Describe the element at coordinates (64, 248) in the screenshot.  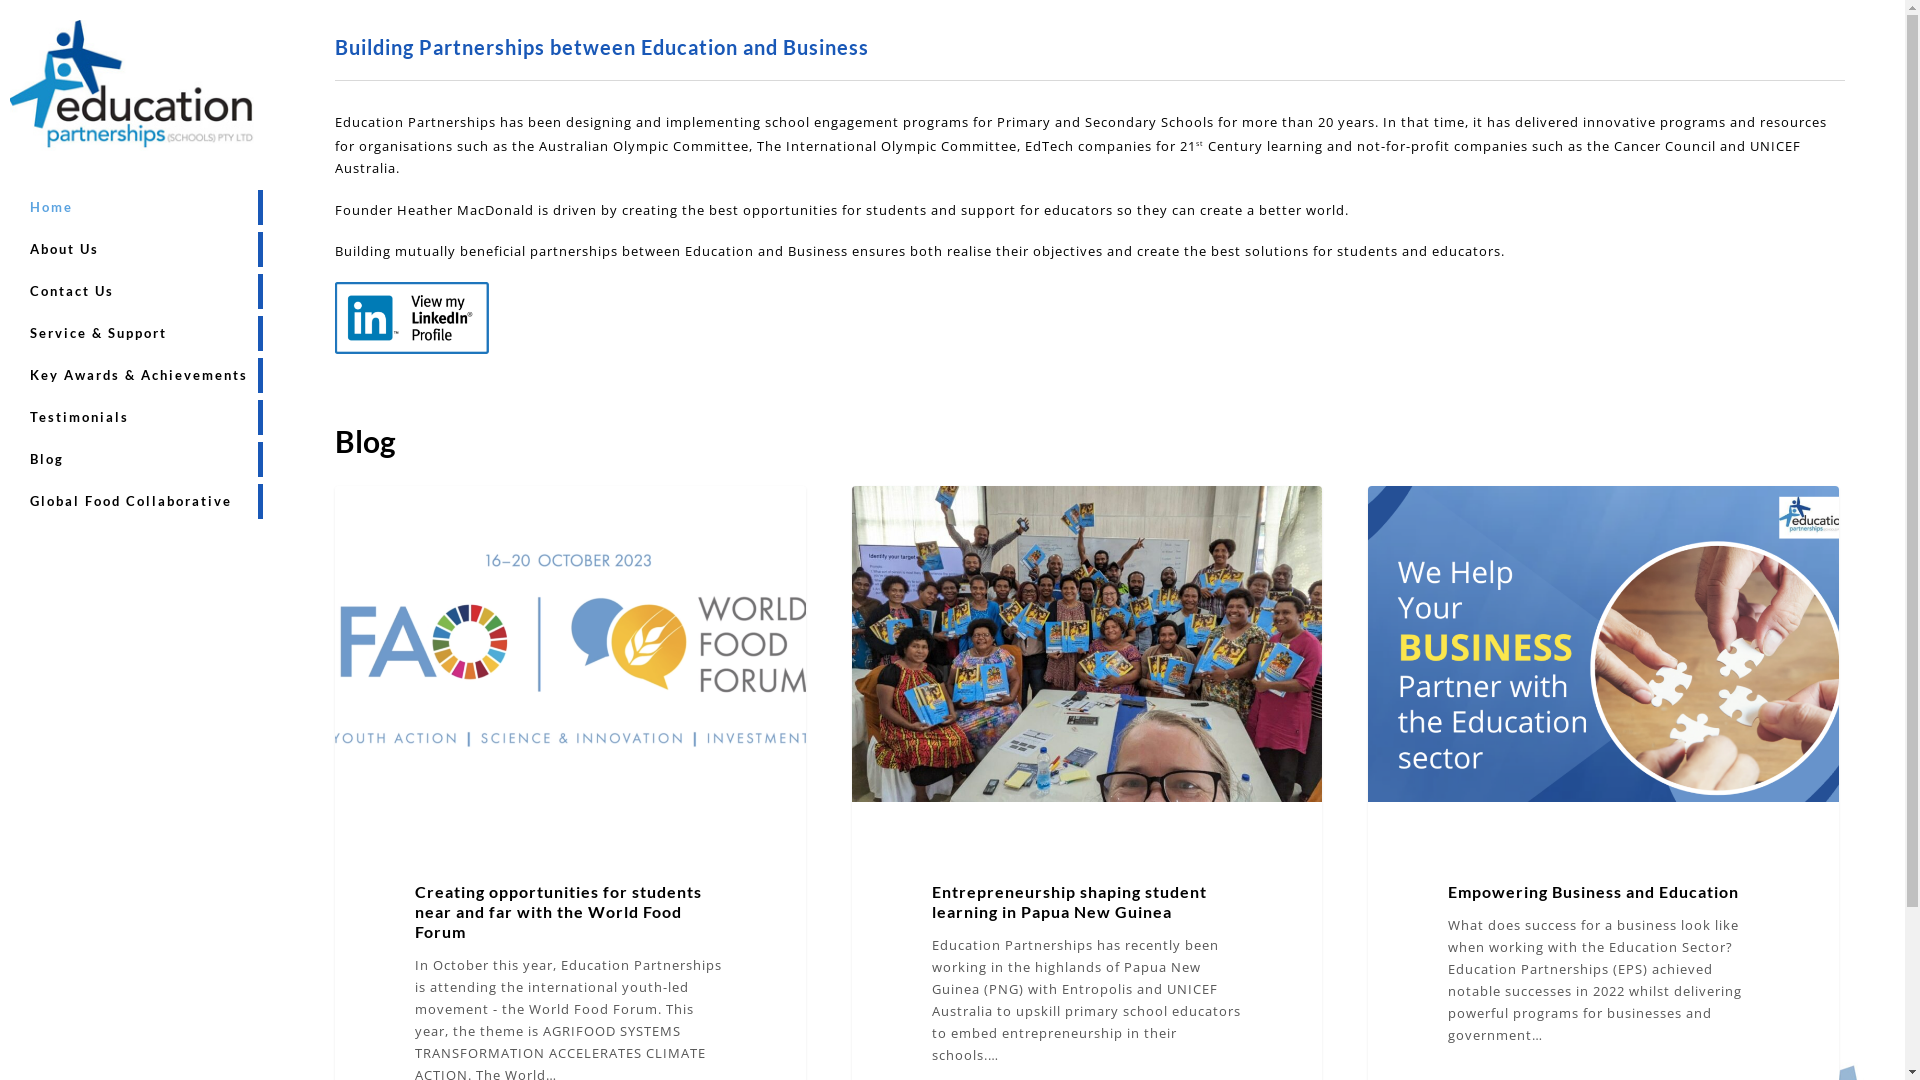
I see `'About Us'` at that location.